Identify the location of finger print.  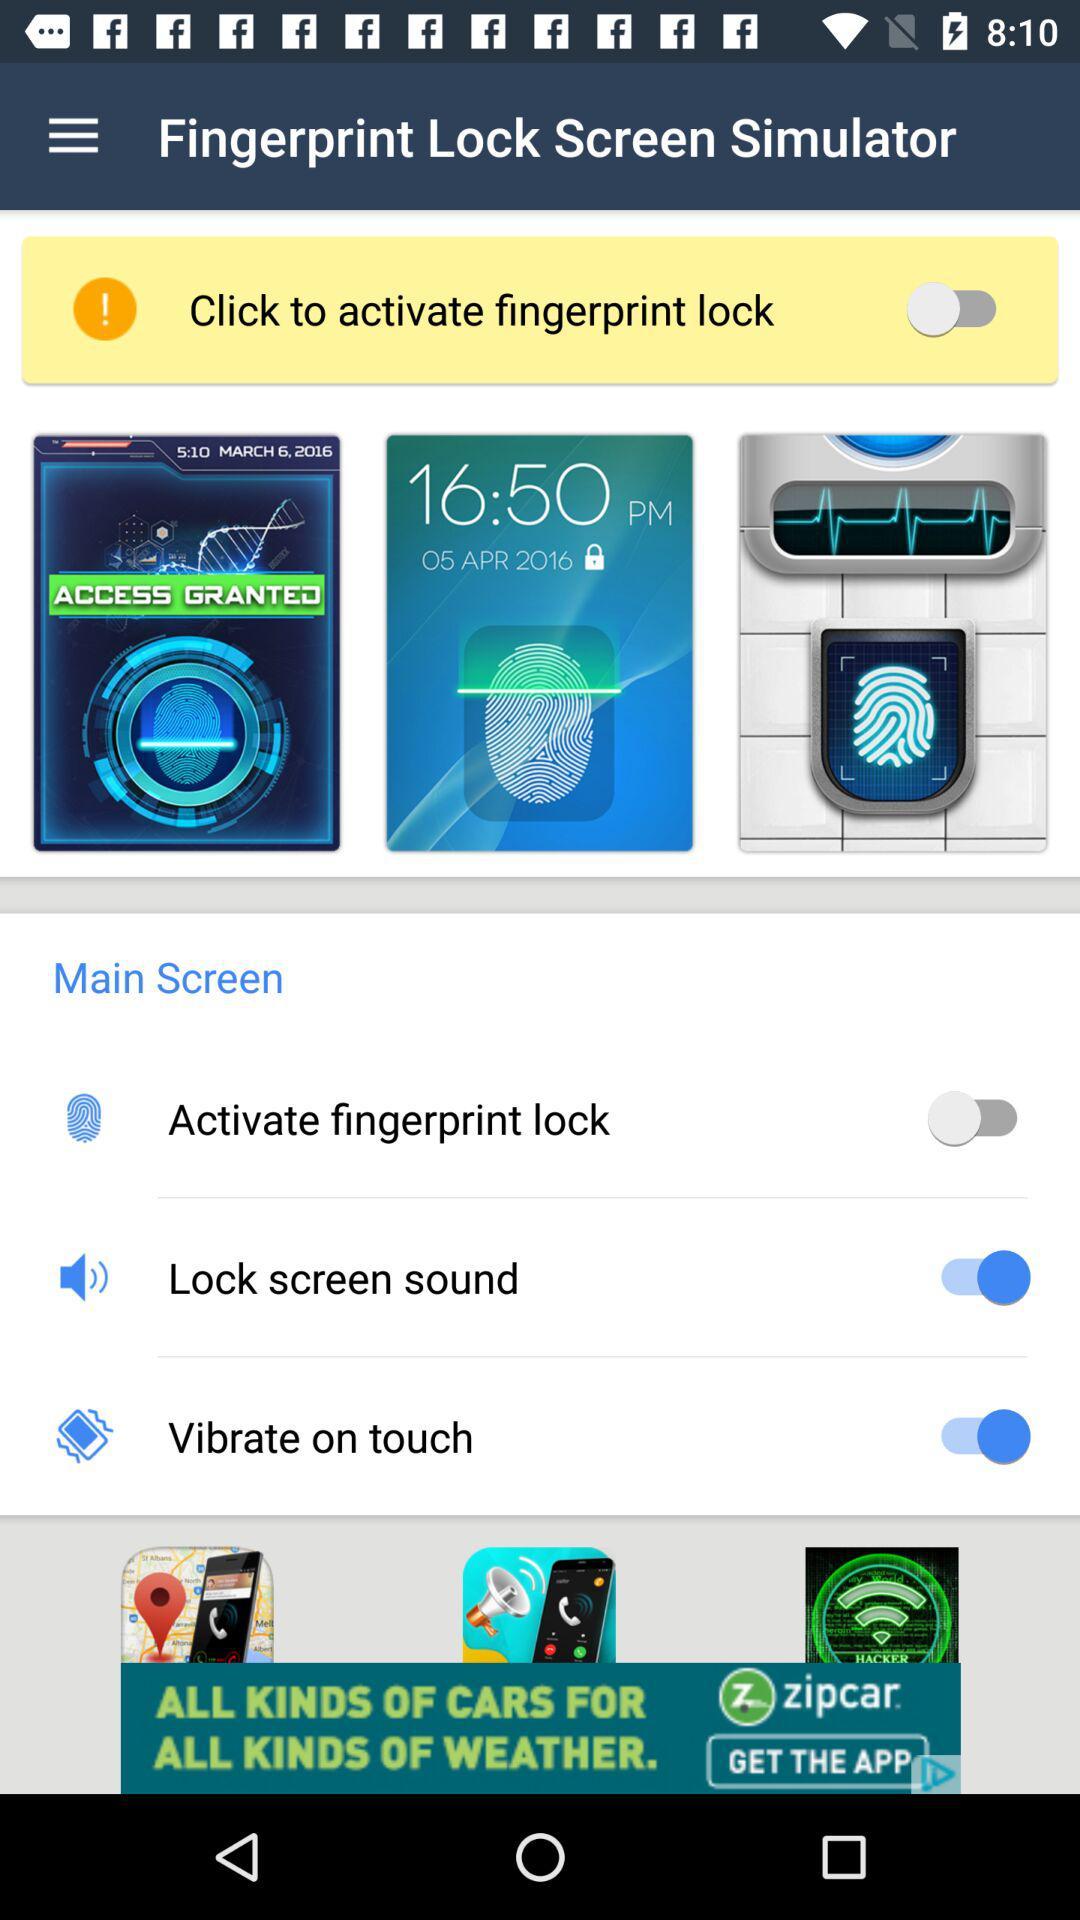
(538, 643).